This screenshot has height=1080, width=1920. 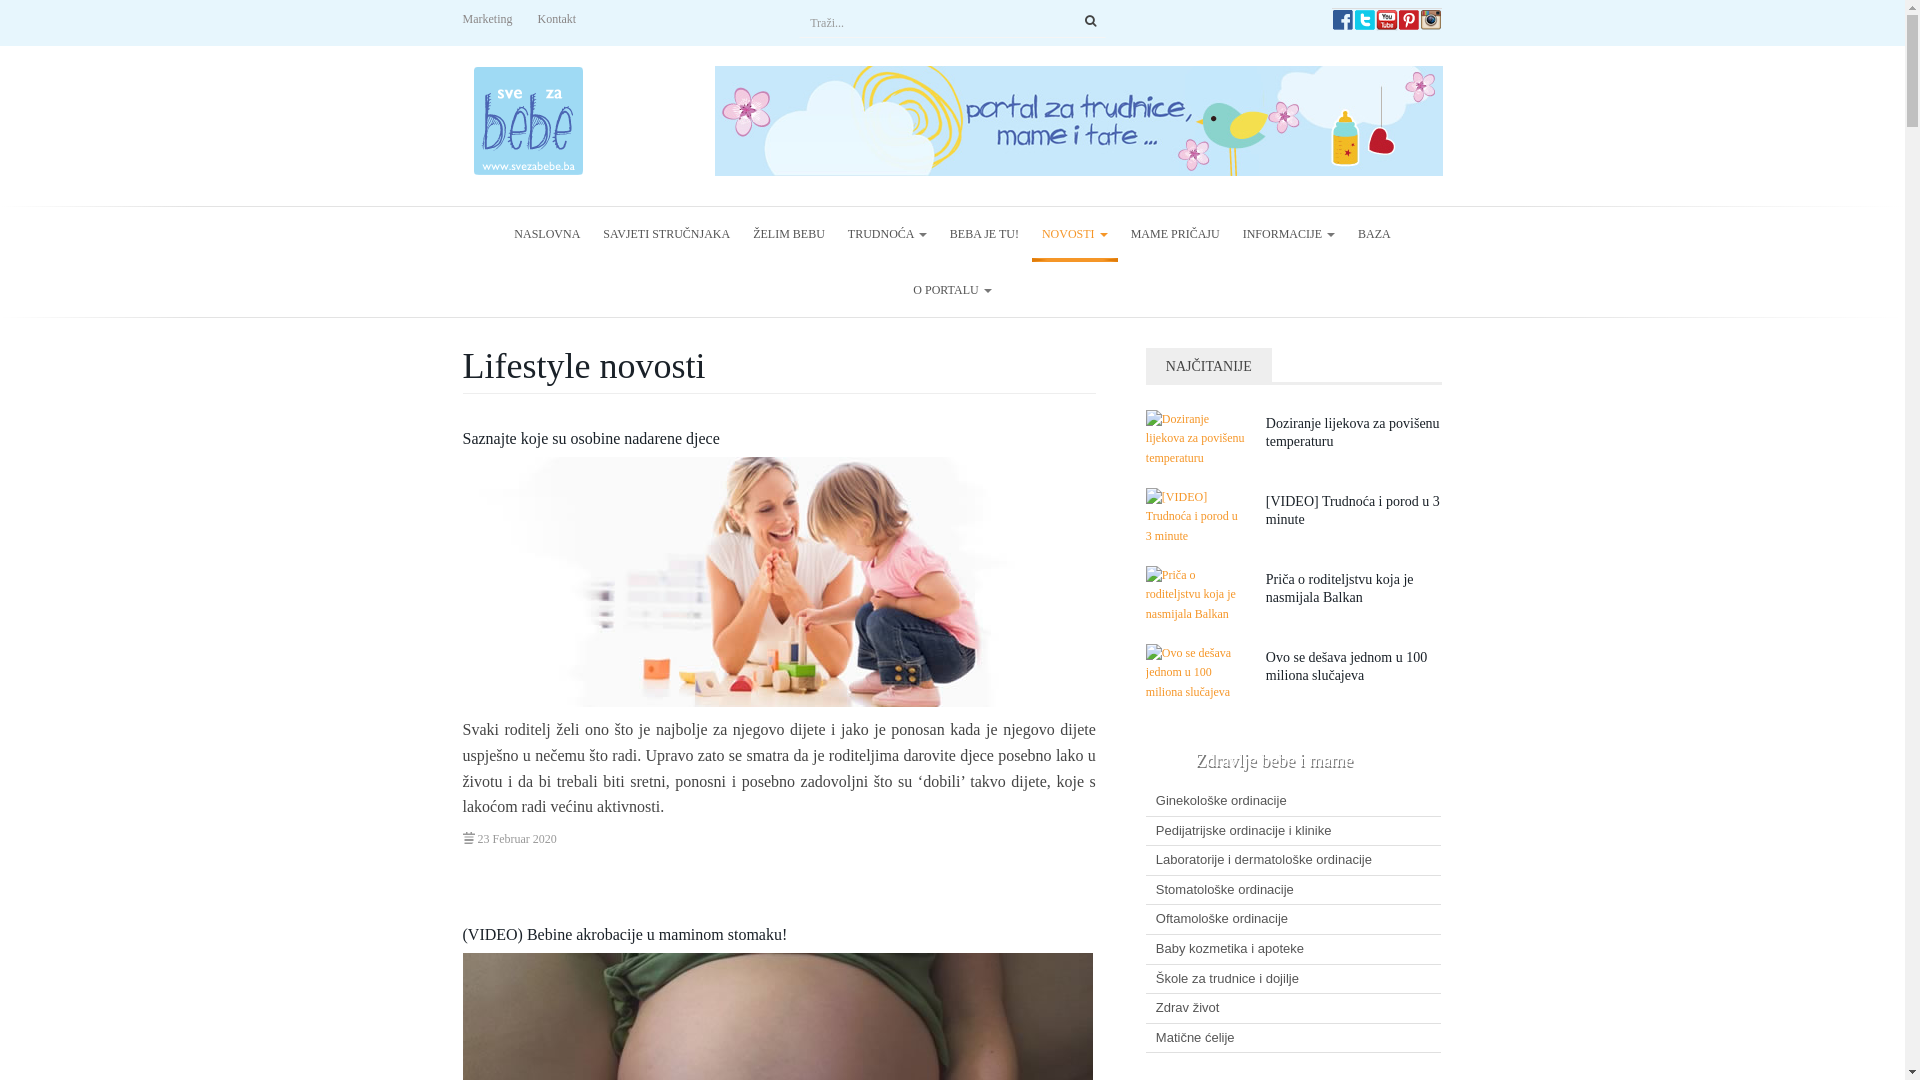 I want to click on 'BAZA', so click(x=1348, y=233).